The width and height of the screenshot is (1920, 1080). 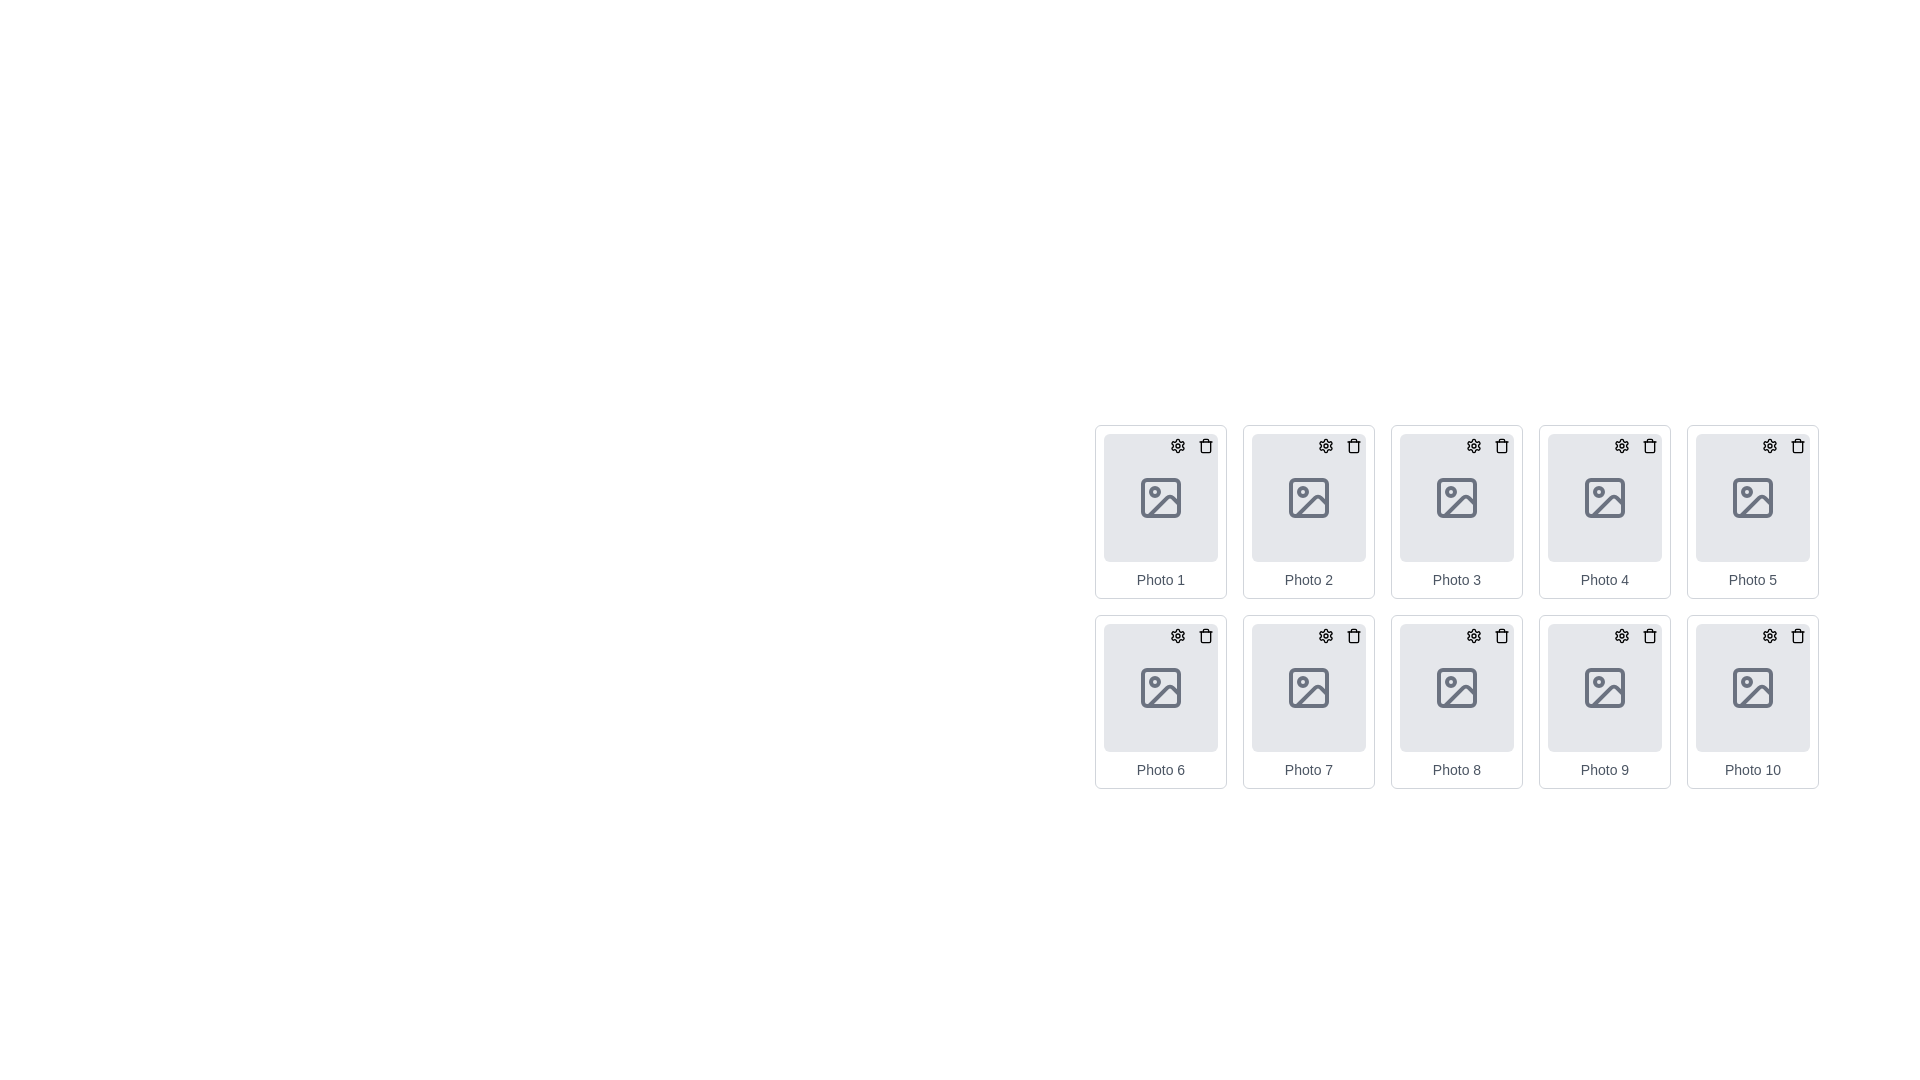 I want to click on the settings button located in the top-right corner of the fourth image card in a 2x5 grid layout, so click(x=1622, y=445).